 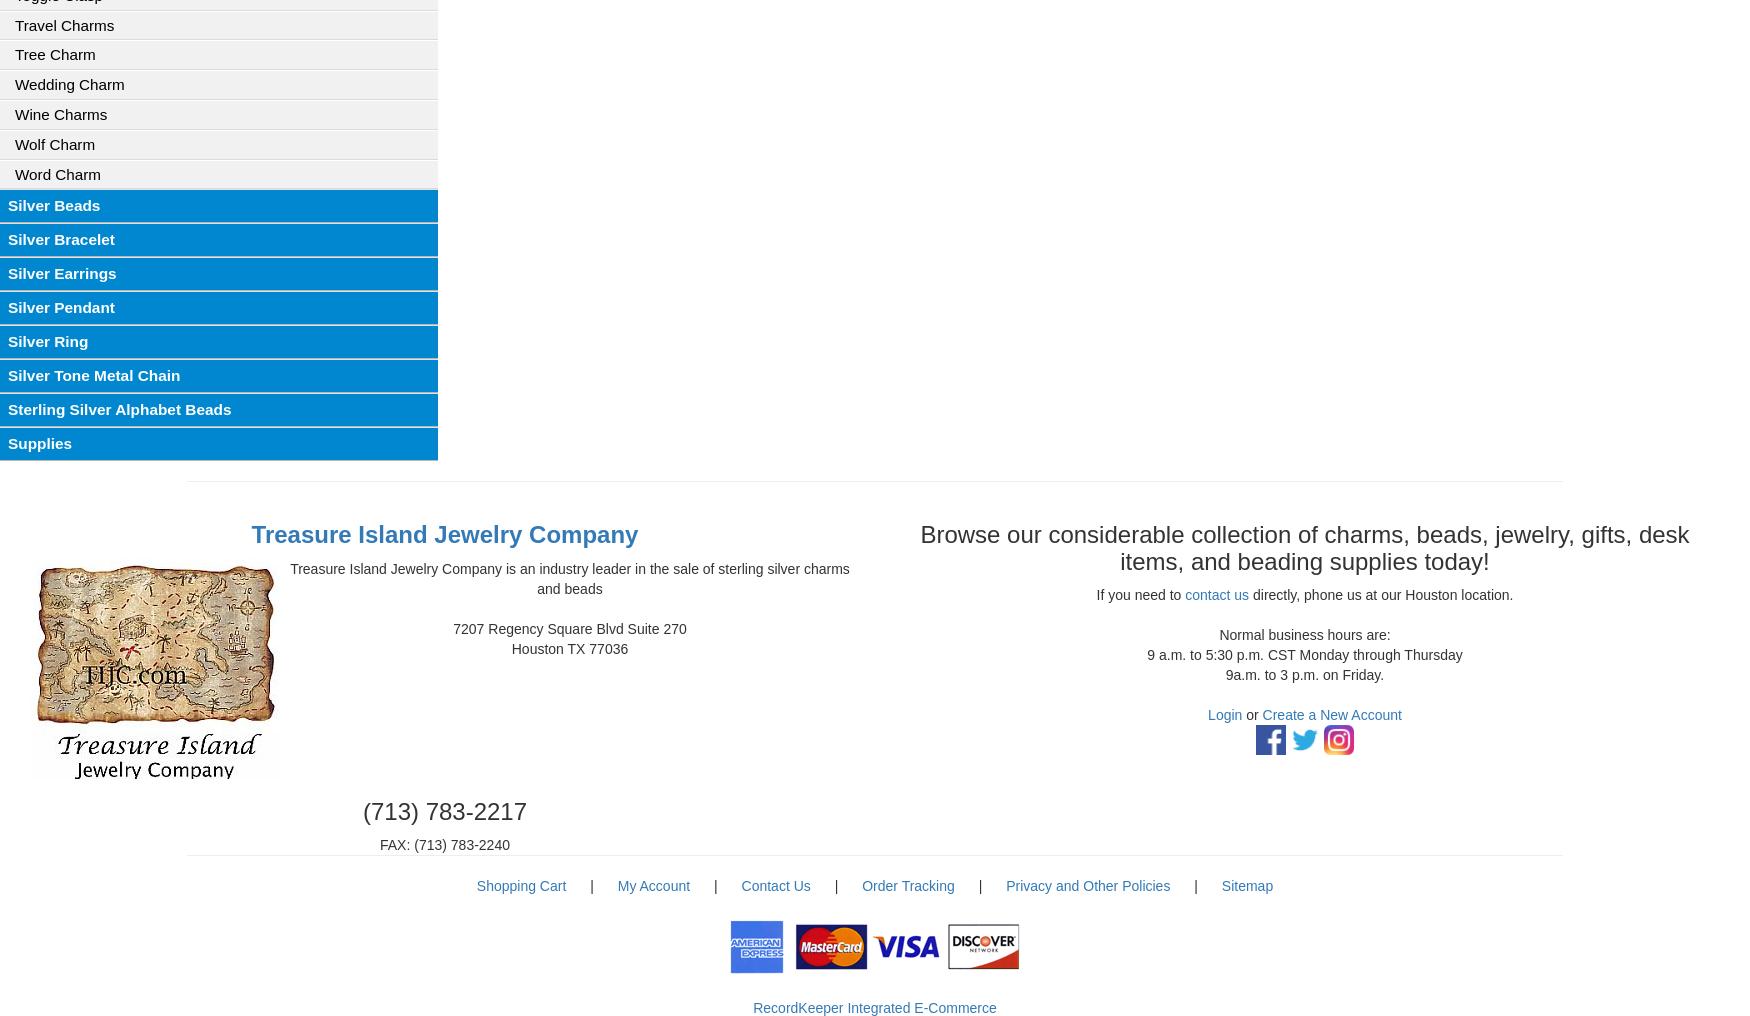 I want to click on 'Silver Bracelet', so click(x=7, y=239).